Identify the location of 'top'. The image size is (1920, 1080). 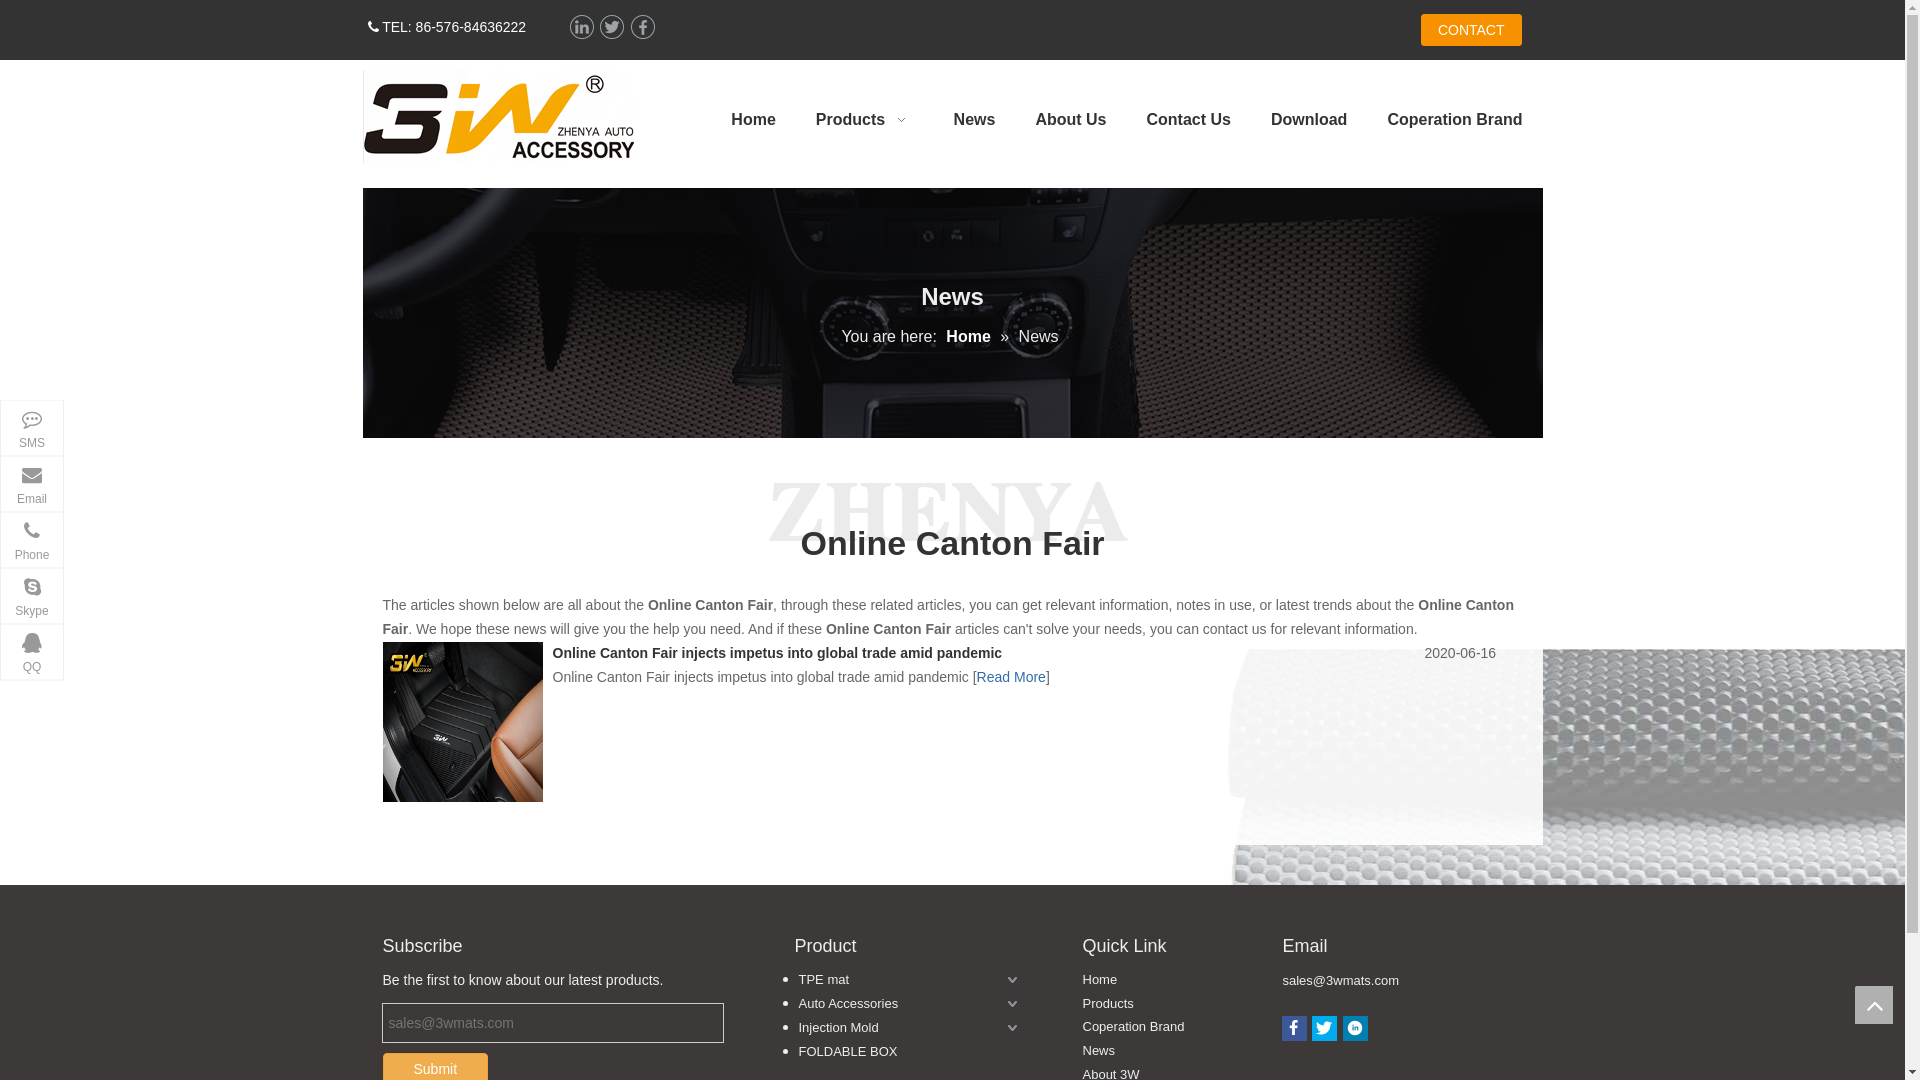
(1872, 1005).